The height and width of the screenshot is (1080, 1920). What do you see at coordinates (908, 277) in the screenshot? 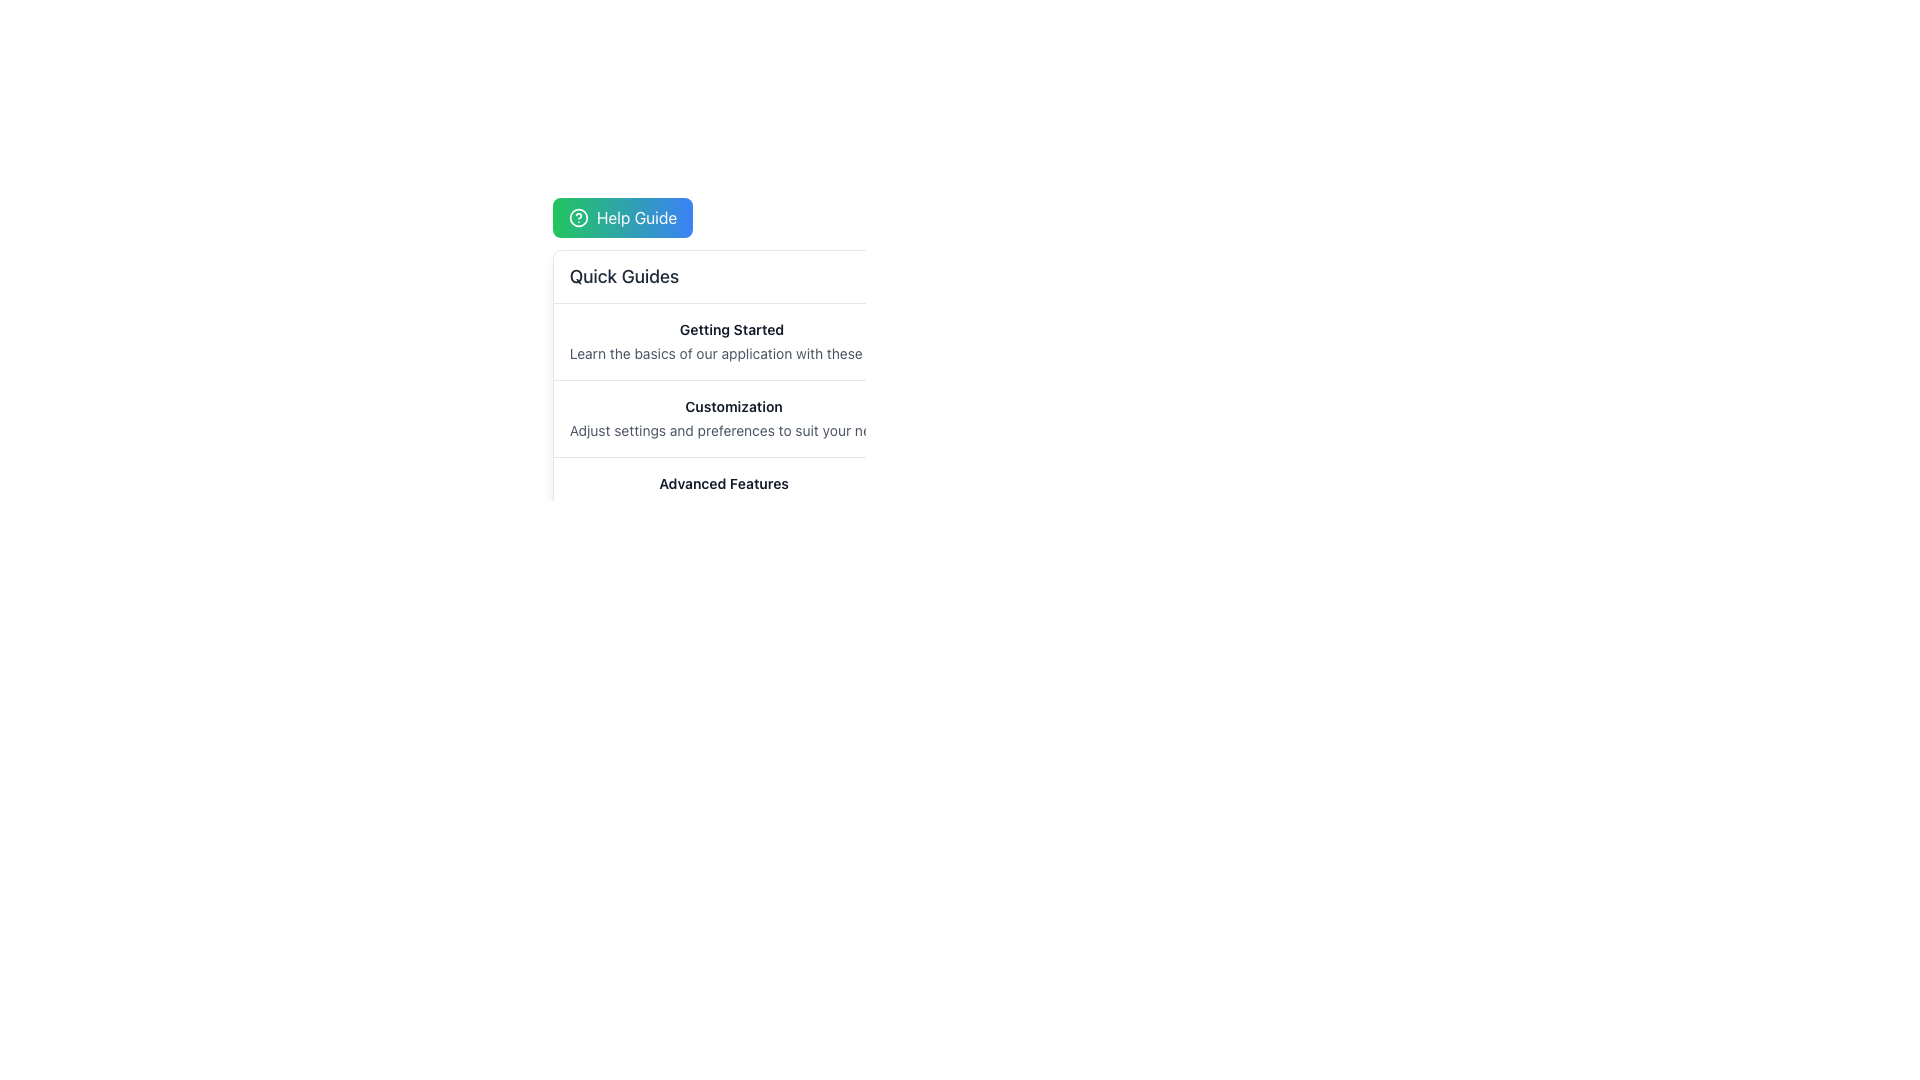
I see `the close button located at the far-right side of the 'Quick Guides' section to hide or dismiss it` at bounding box center [908, 277].